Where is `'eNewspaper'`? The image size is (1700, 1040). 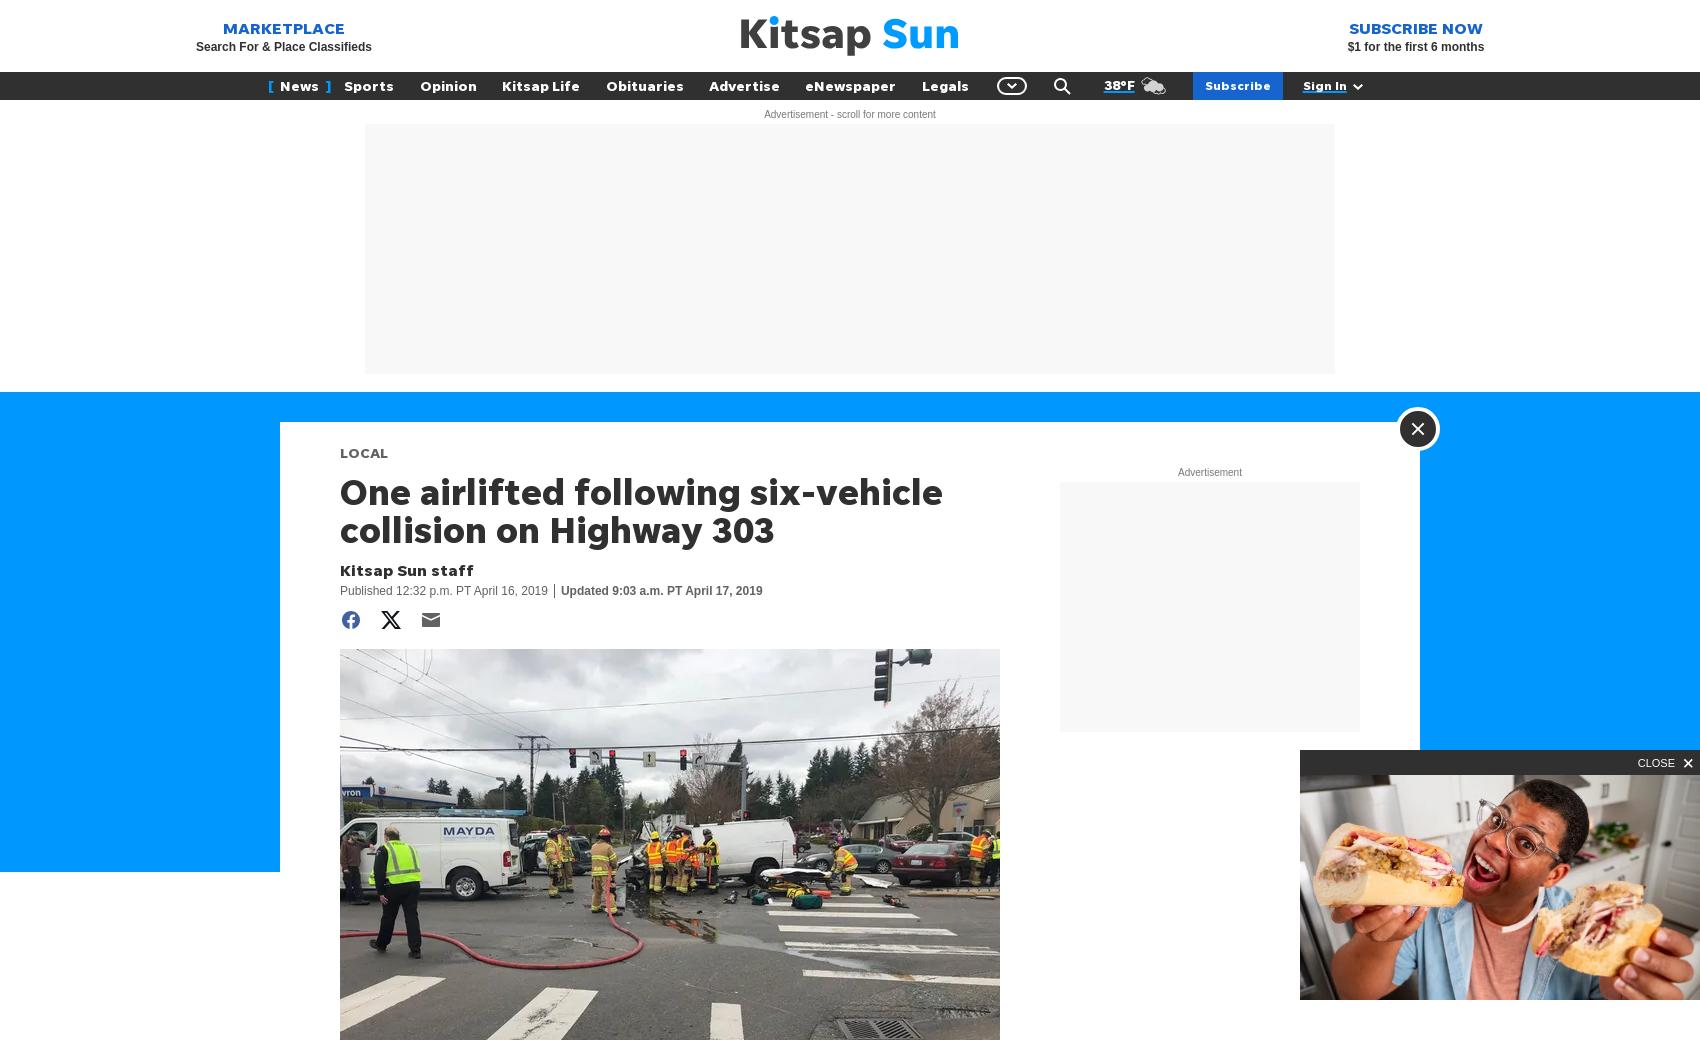
'eNewspaper' is located at coordinates (850, 84).